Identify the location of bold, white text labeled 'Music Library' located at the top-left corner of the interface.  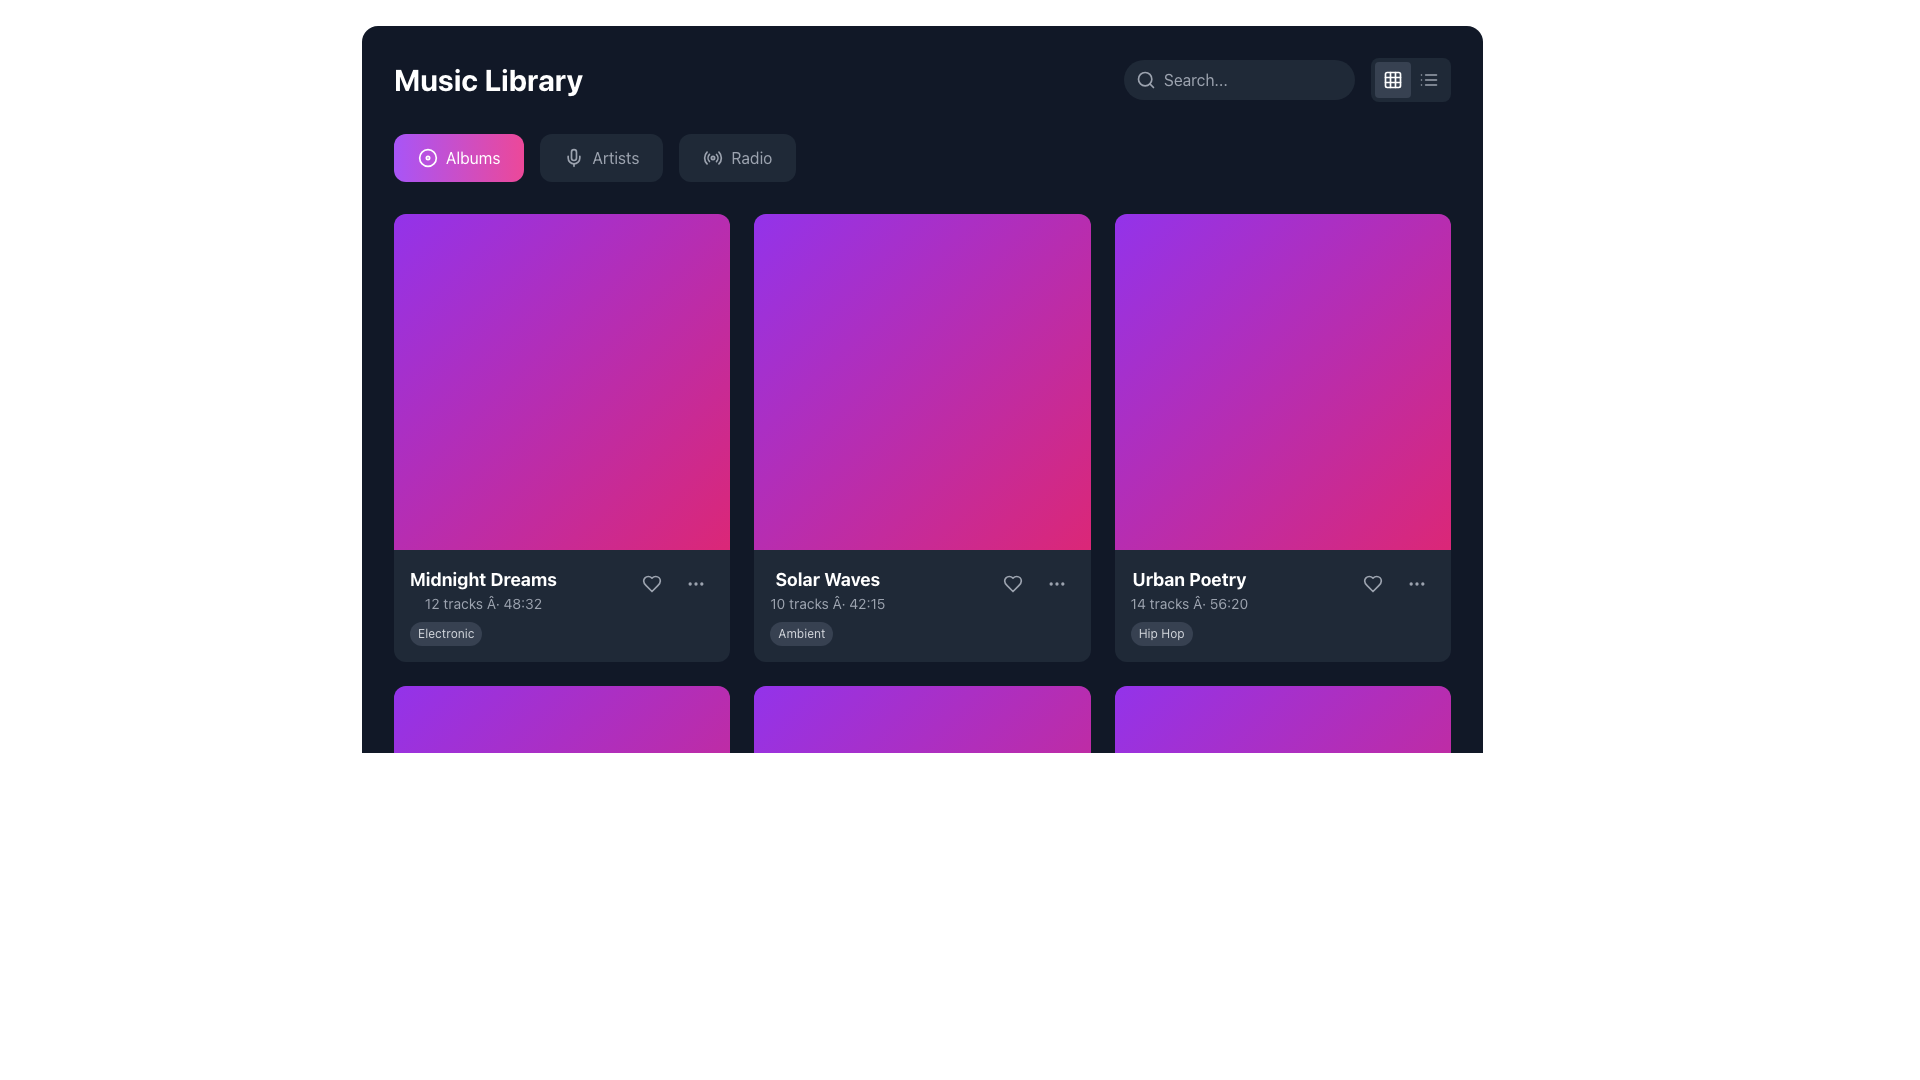
(488, 79).